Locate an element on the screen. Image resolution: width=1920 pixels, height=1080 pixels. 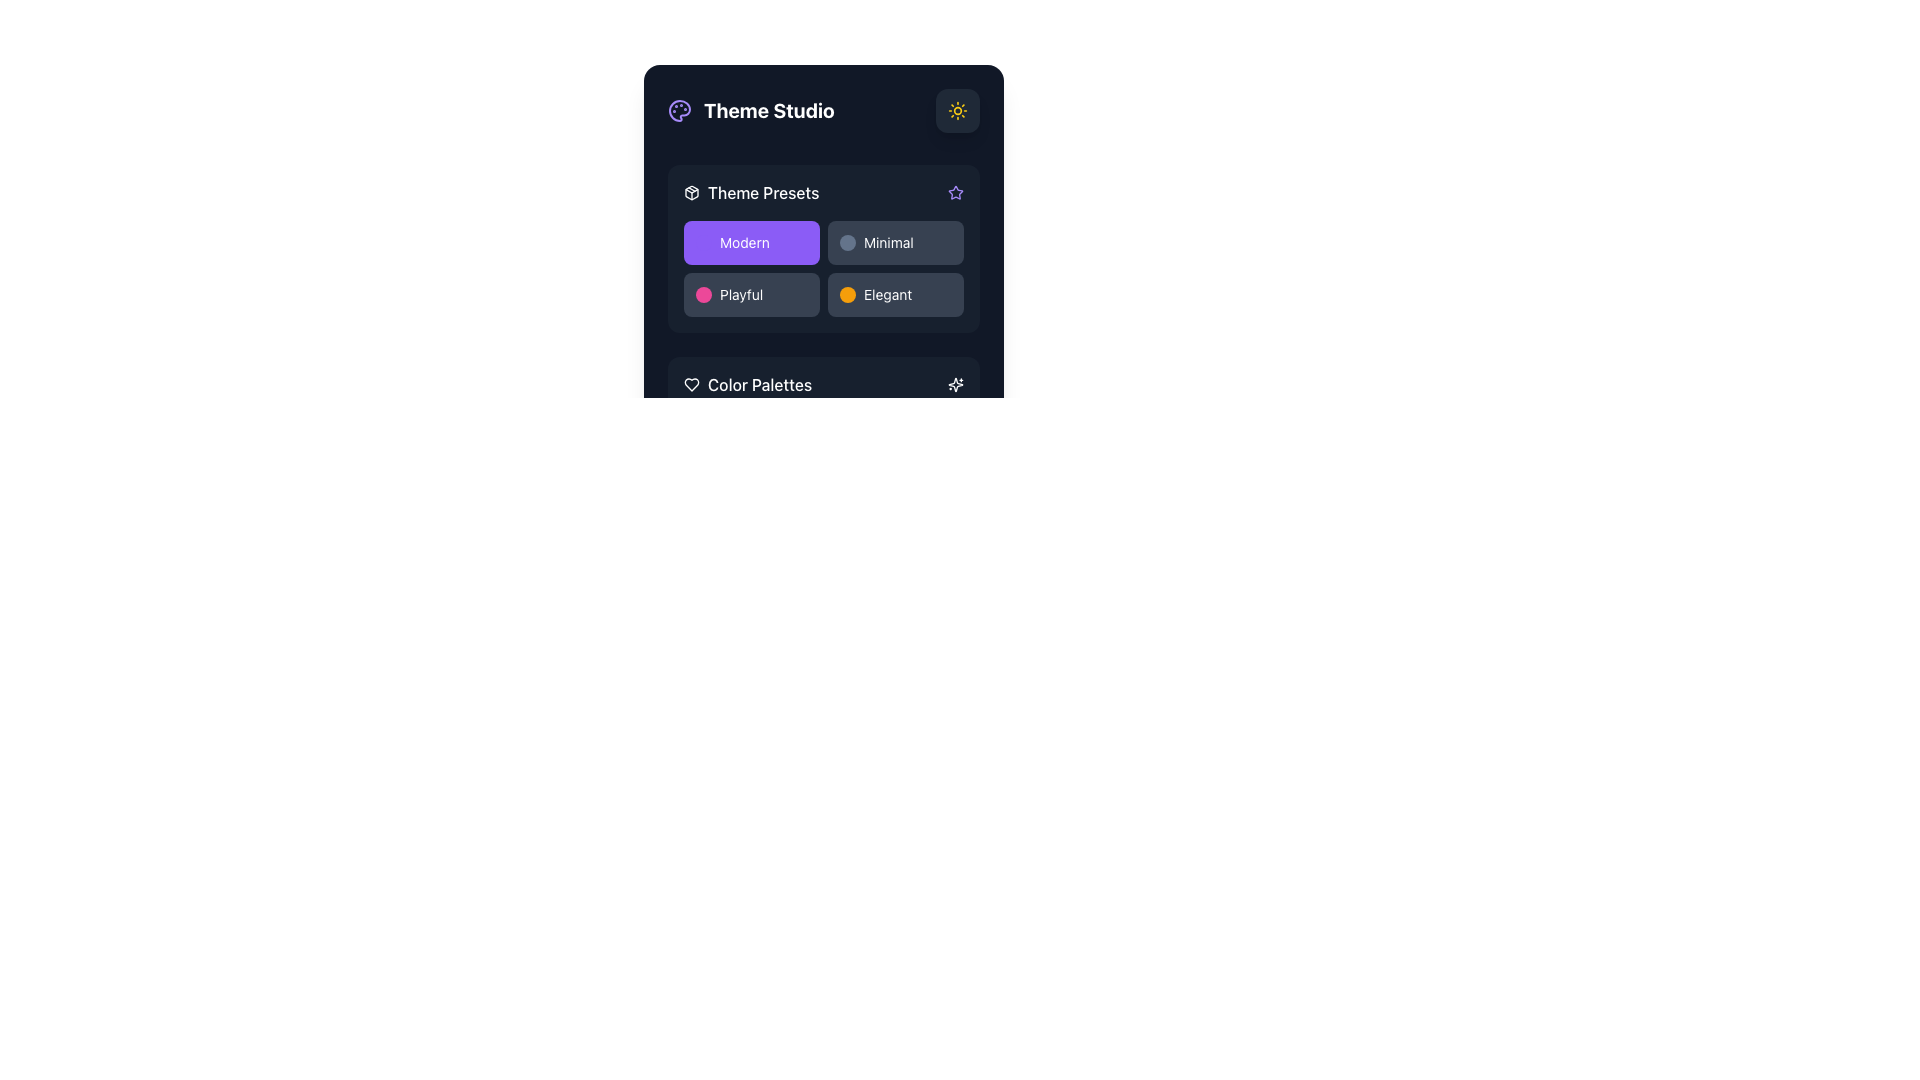
the SVG-based icon displaying a painter's palette is located at coordinates (680, 111).